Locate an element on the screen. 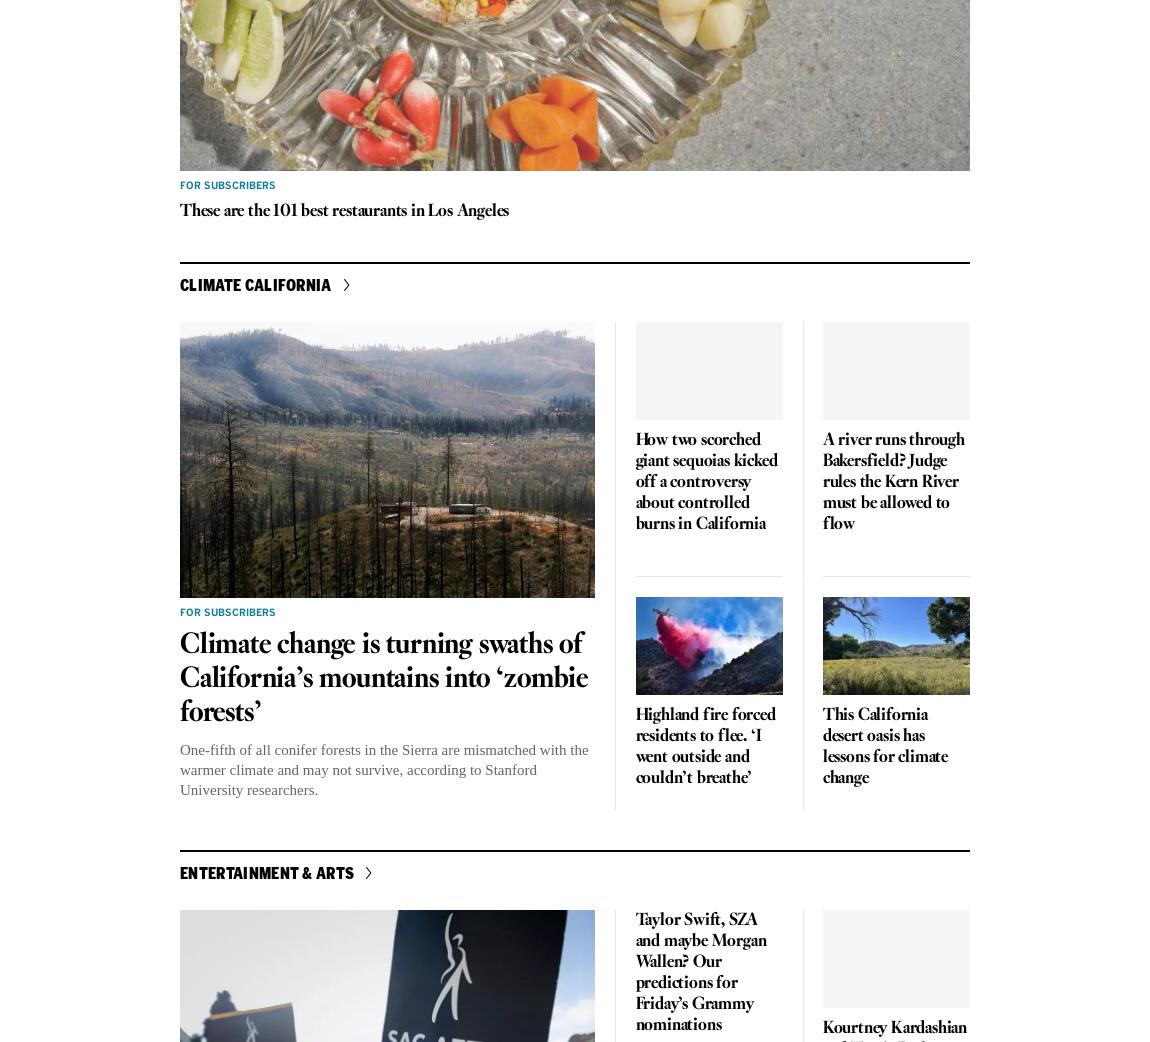 The width and height of the screenshot is (1150, 1042). 'A river runs through Bakersfield? Judge rules the Kern River must be allowed to flow' is located at coordinates (892, 482).